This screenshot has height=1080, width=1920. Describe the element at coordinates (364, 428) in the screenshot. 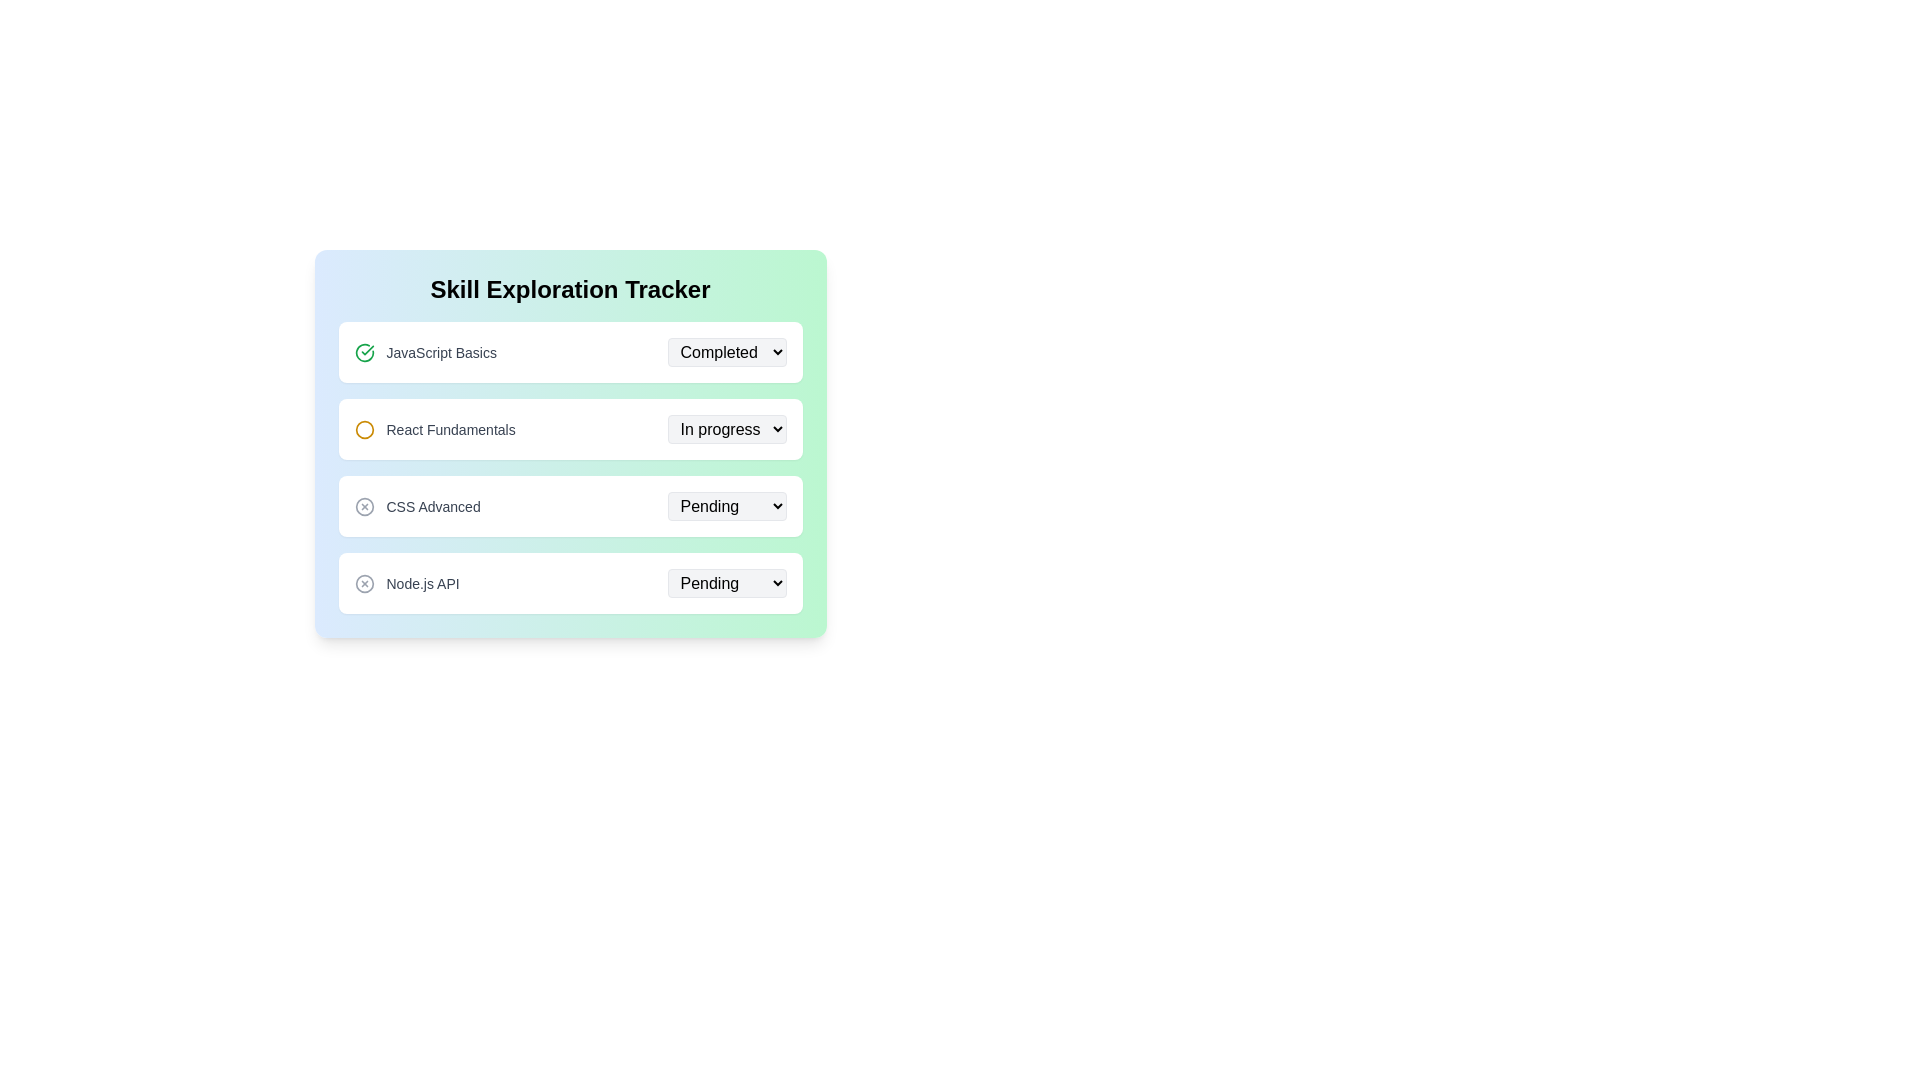

I see `the circular status indicator for 'React Fundamentals' which visually represents its current state in the skill tracker` at that location.